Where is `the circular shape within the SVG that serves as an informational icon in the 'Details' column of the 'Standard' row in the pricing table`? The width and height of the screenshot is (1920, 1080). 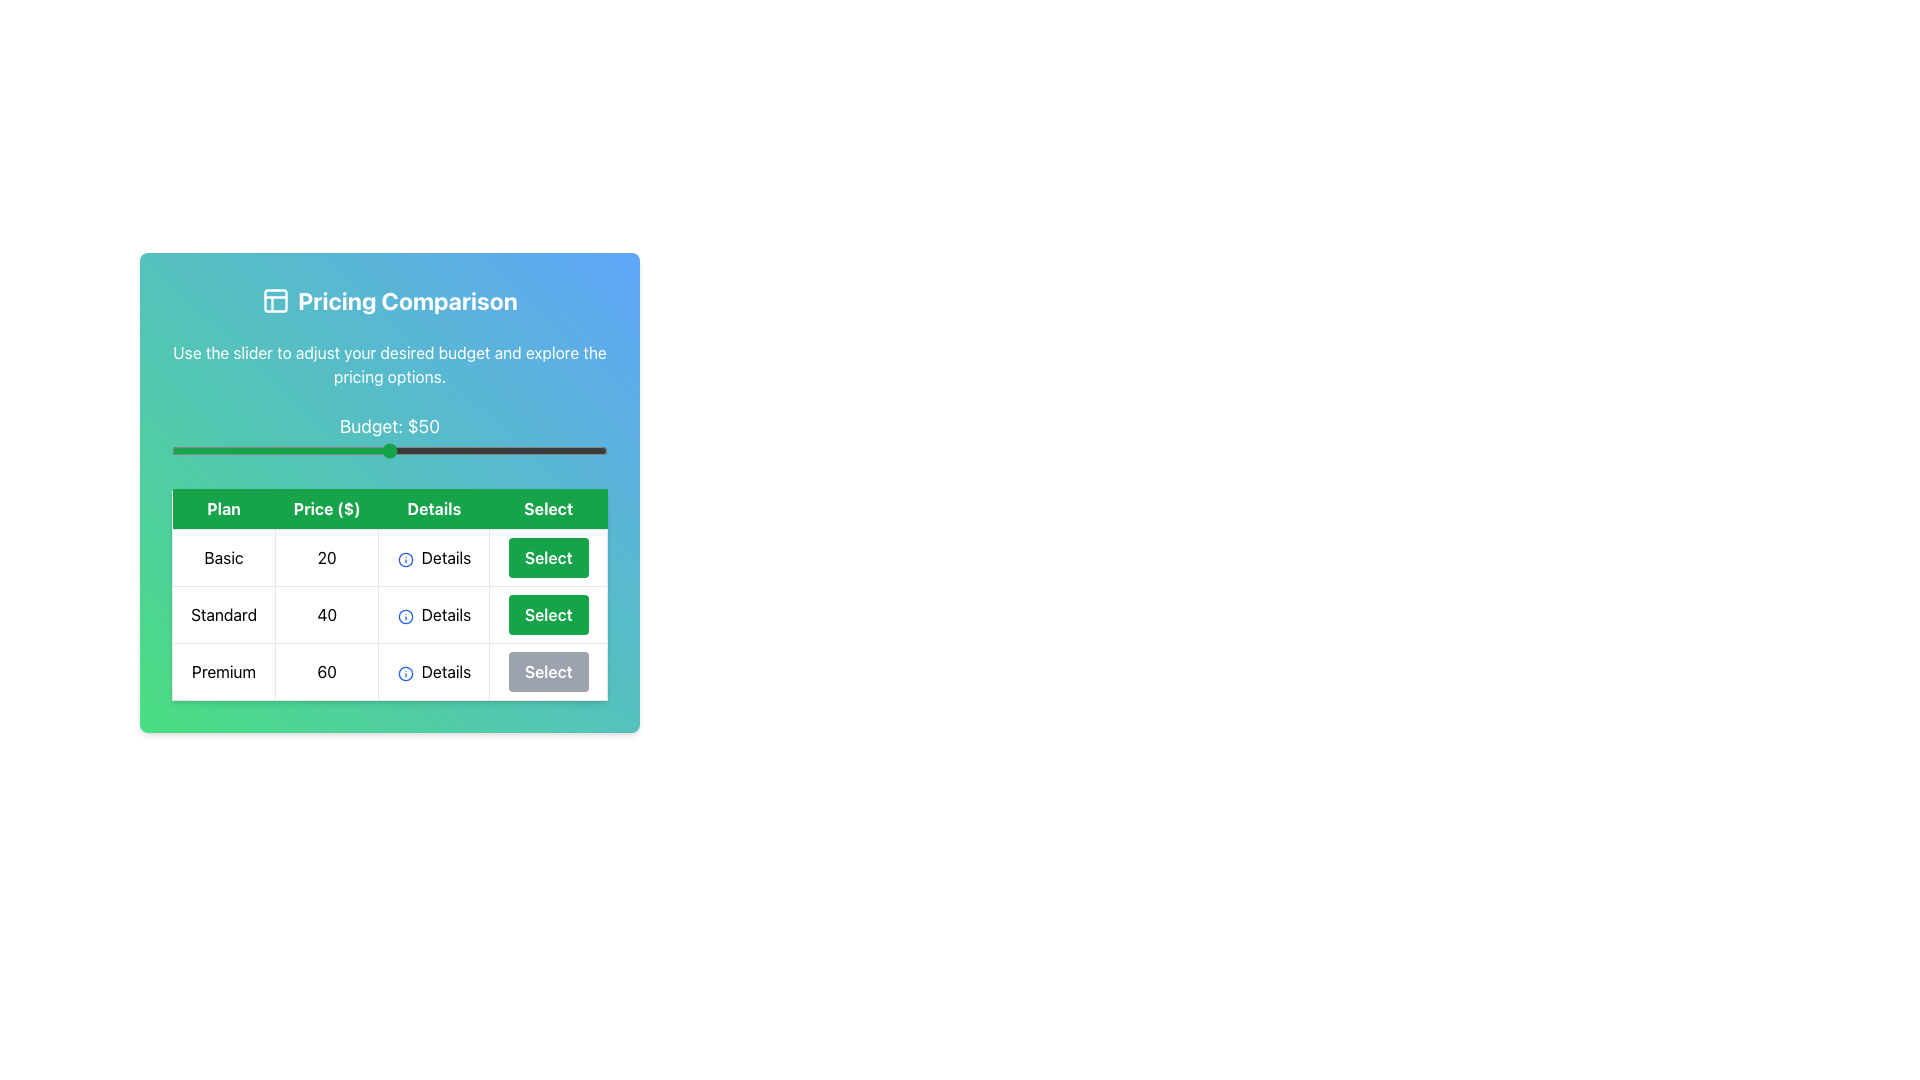
the circular shape within the SVG that serves as an informational icon in the 'Details' column of the 'Standard' row in the pricing table is located at coordinates (404, 615).